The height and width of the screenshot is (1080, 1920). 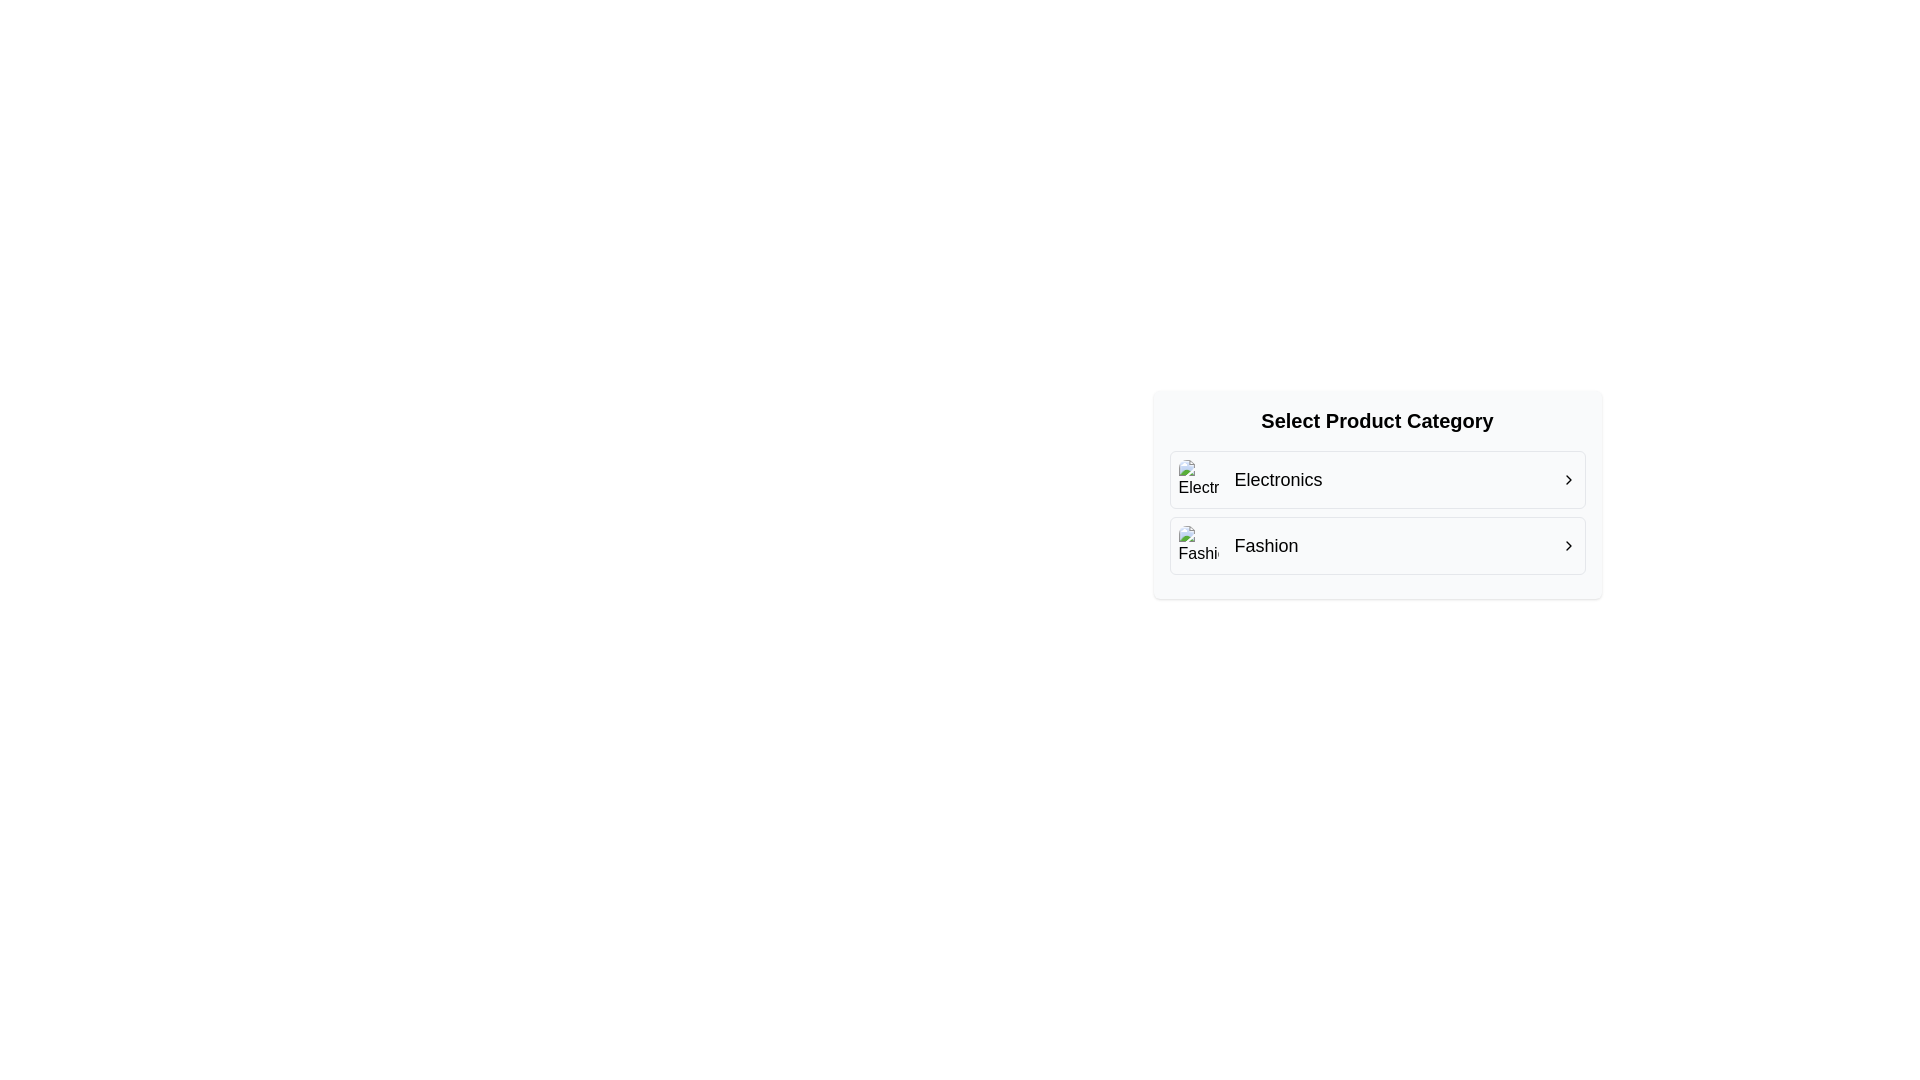 What do you see at coordinates (1567, 479) in the screenshot?
I see `the Chevron icon located at the far right of the 'Electronics' row in the 'Select Product Category' menu` at bounding box center [1567, 479].